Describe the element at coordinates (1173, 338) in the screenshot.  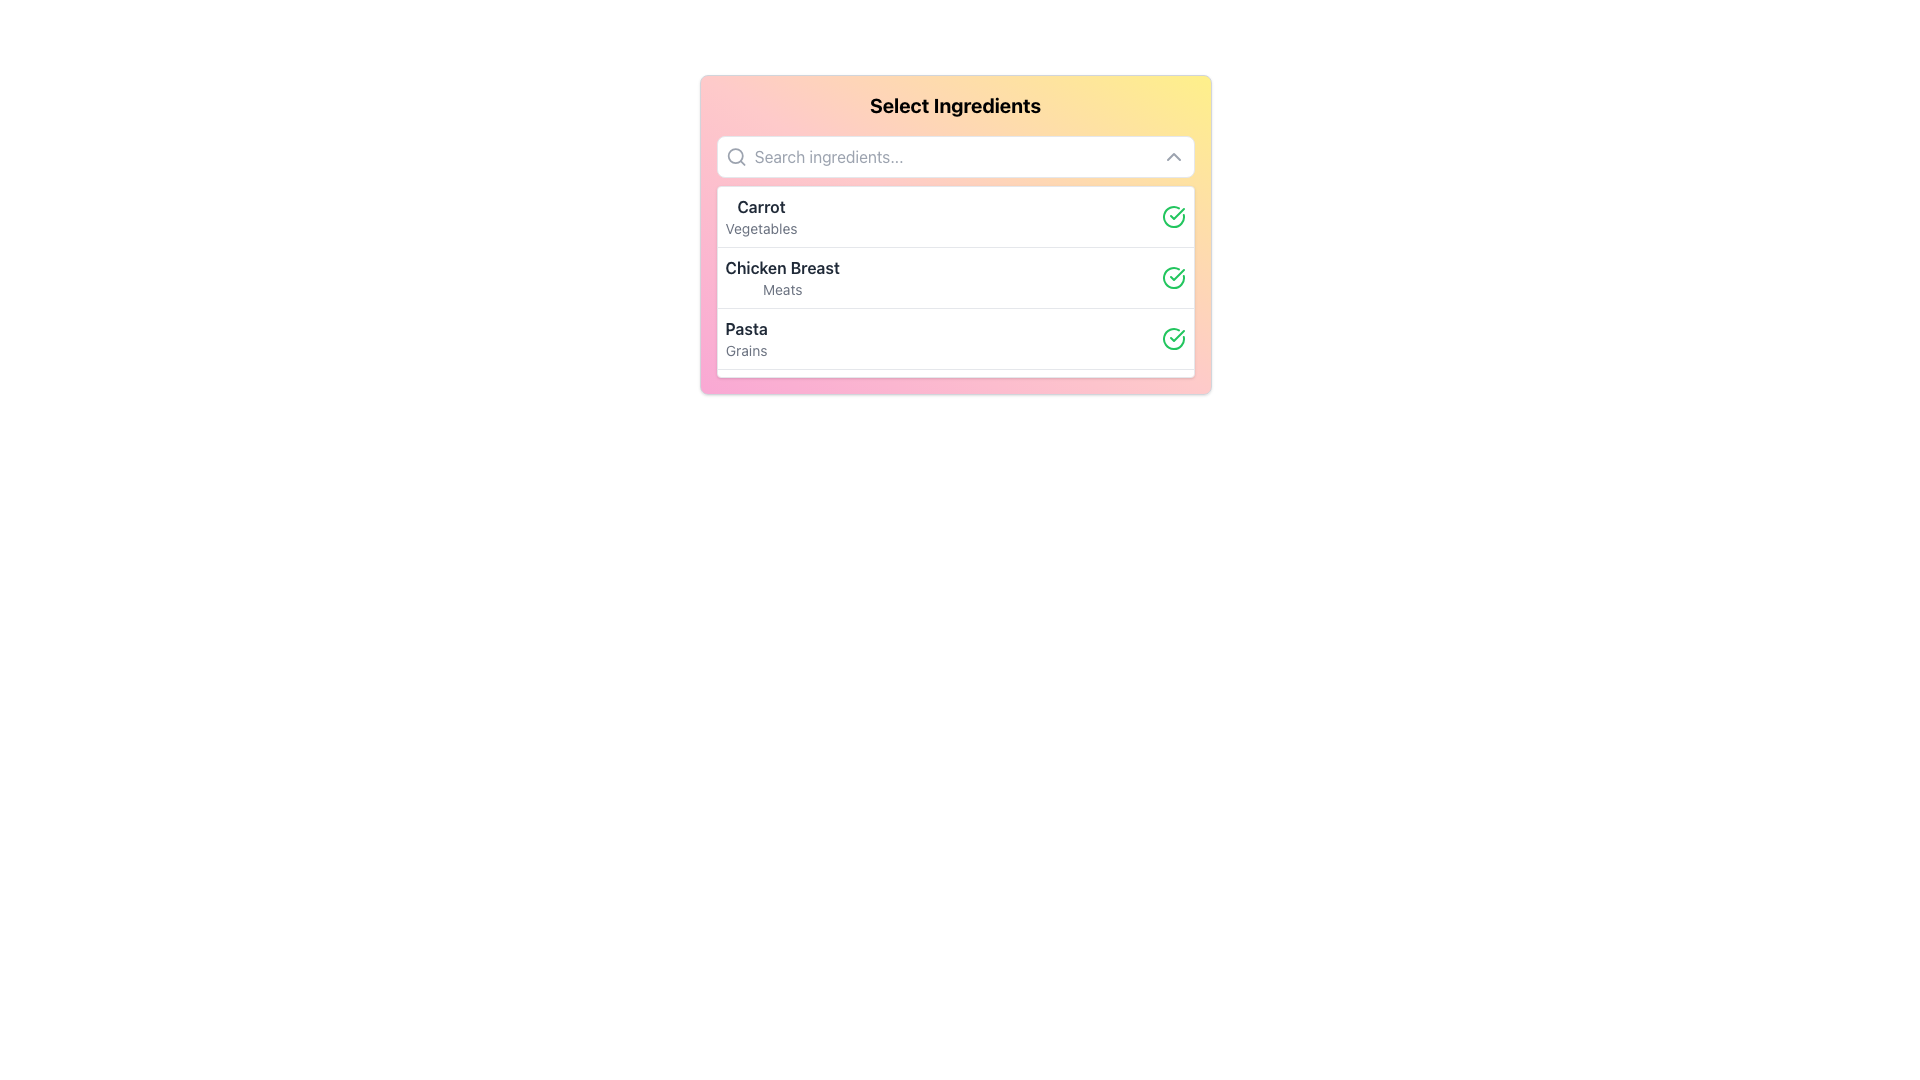
I see `status indicator icon with a green checkmark located to the right of the 'Pasta' entry in the list` at that location.